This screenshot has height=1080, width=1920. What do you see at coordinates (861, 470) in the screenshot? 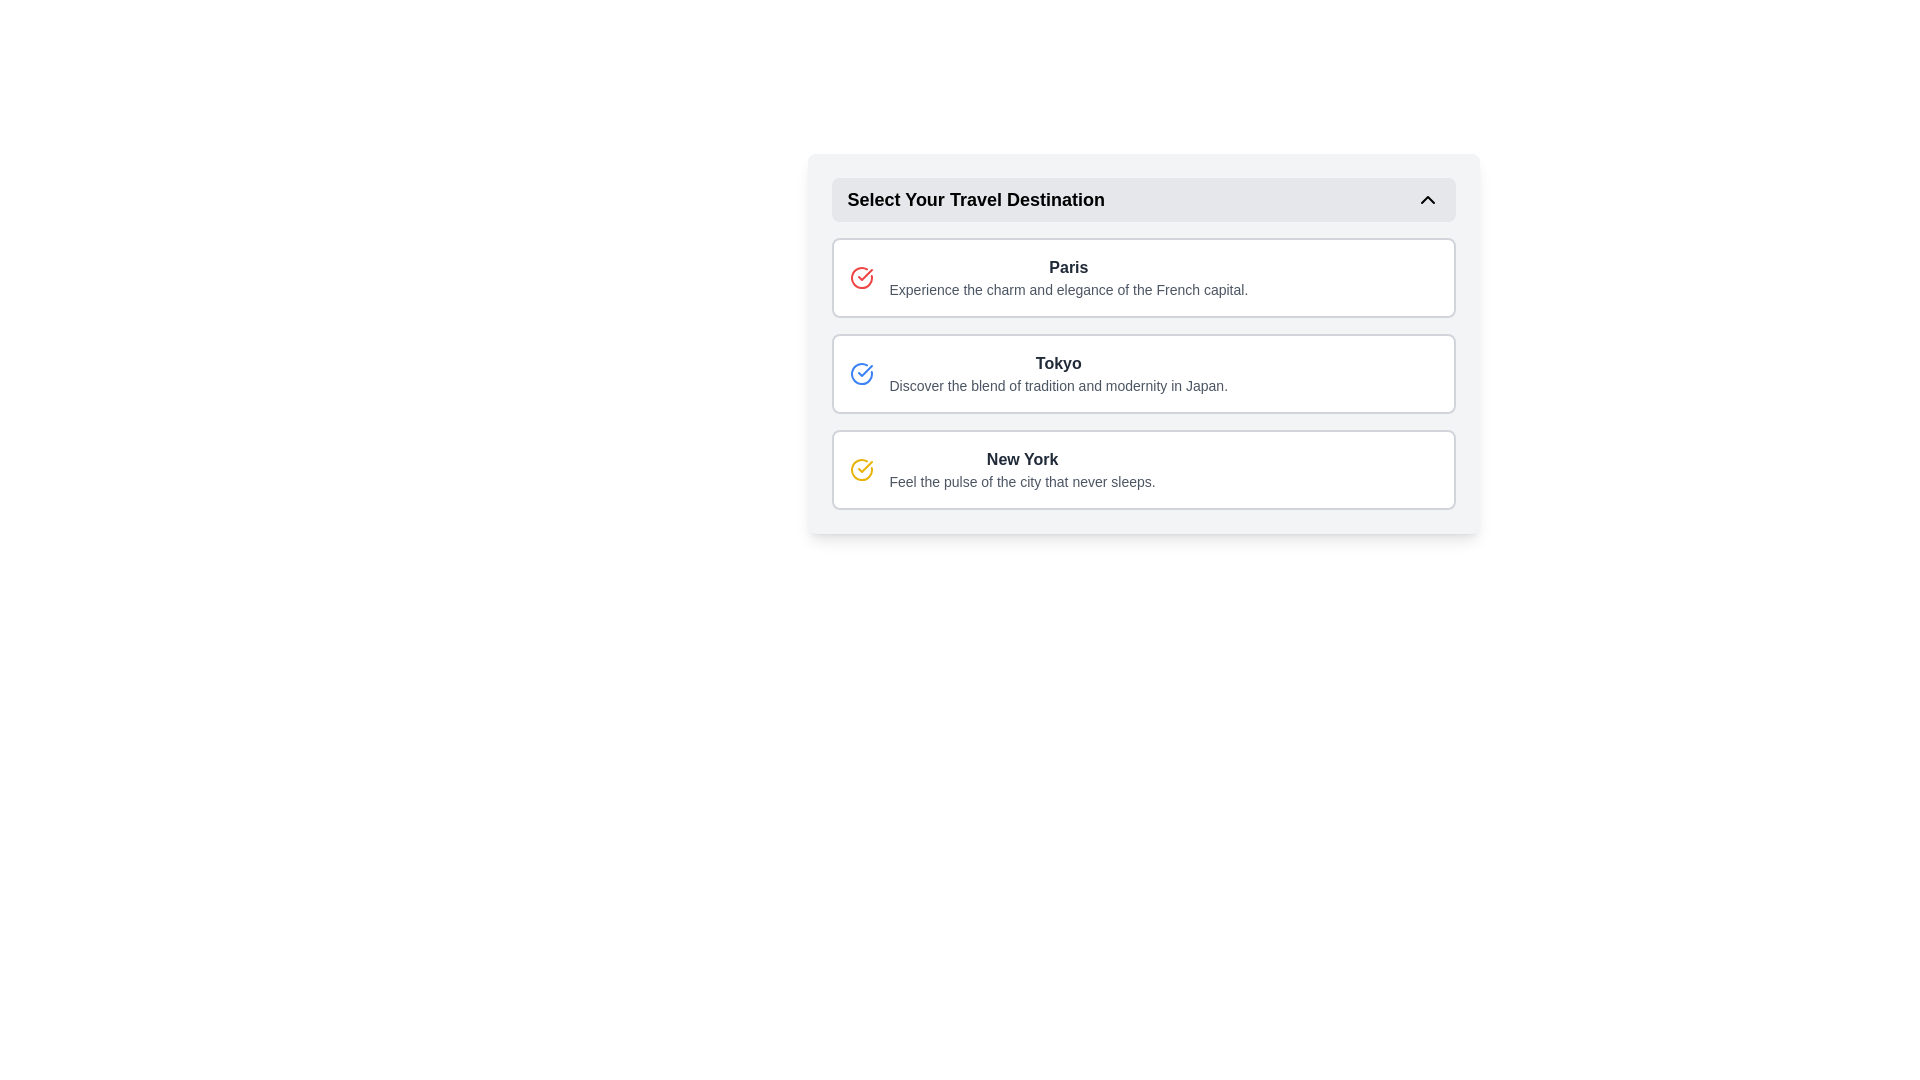
I see `the circular icon with a yellow border and a check mark, located to the left of the text 'New York'` at bounding box center [861, 470].